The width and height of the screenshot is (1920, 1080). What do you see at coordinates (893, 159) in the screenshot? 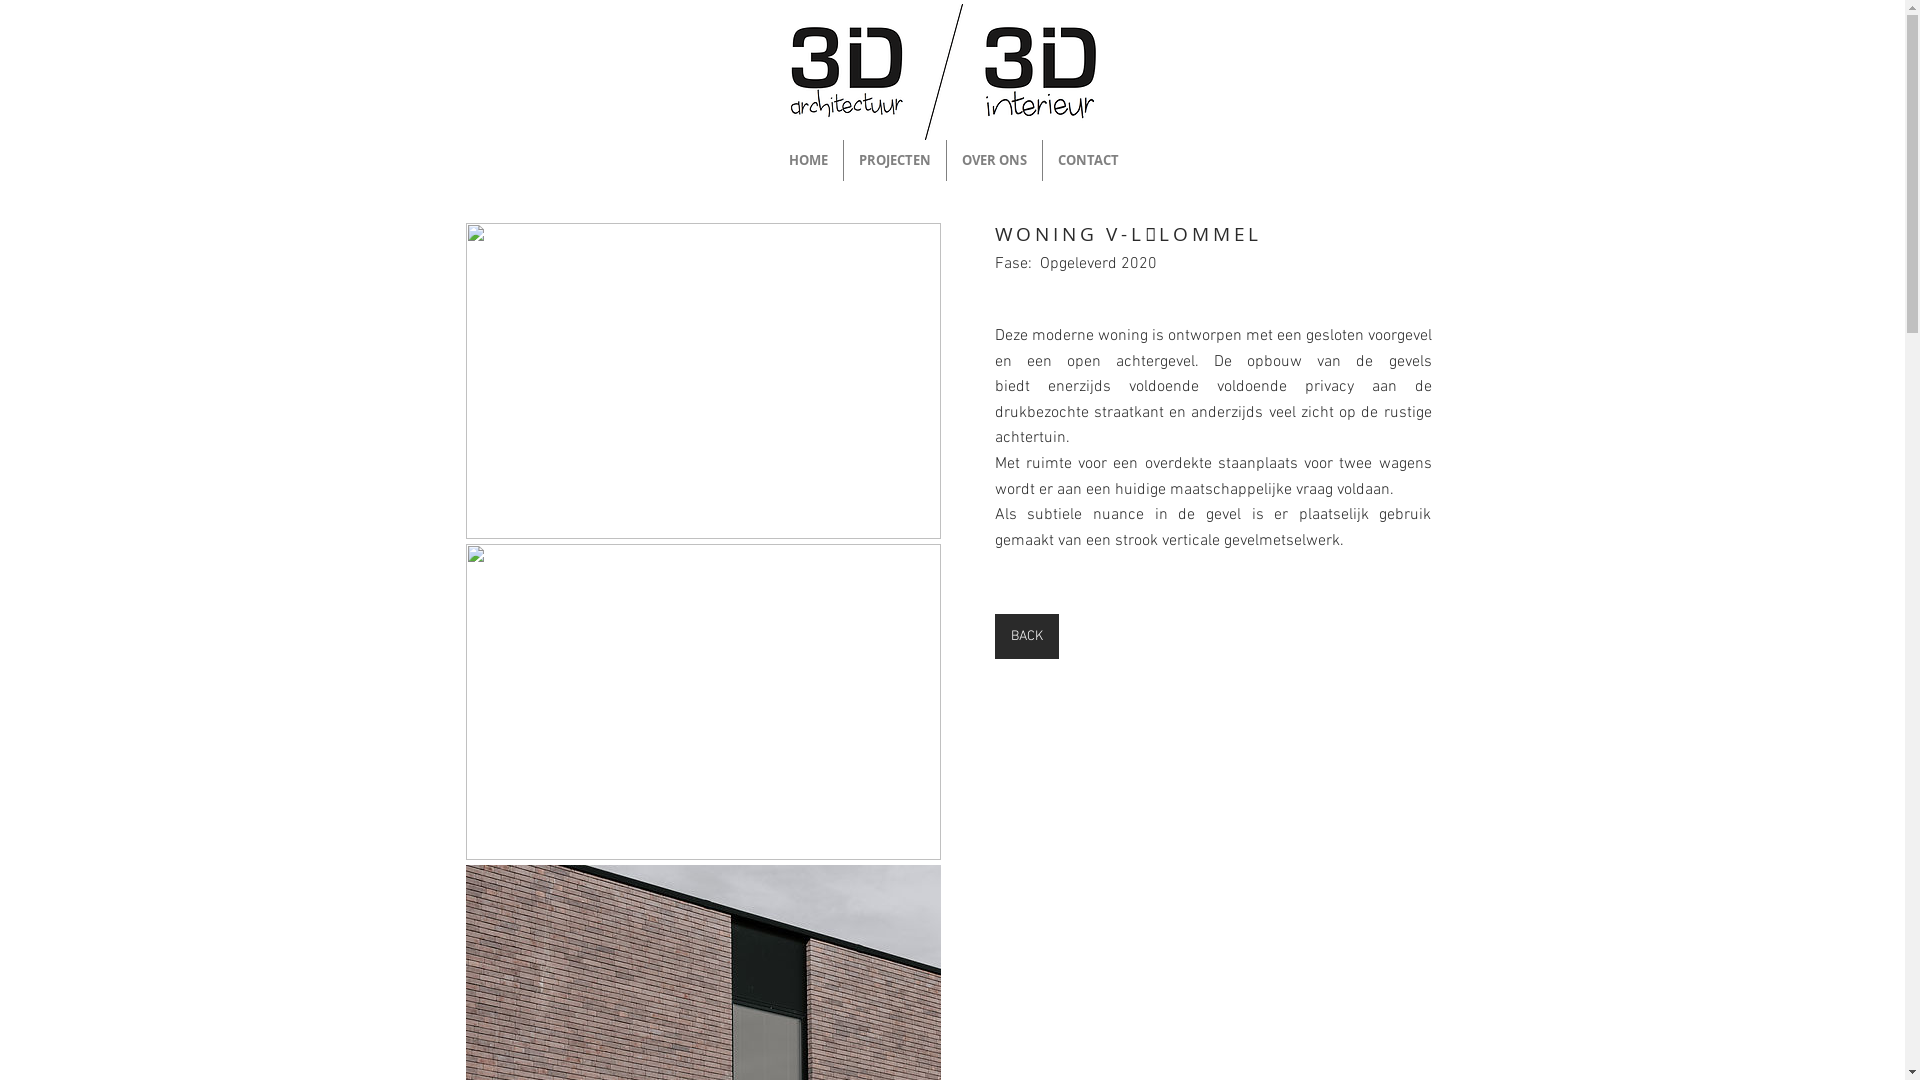
I see `'PROJECTEN'` at bounding box center [893, 159].